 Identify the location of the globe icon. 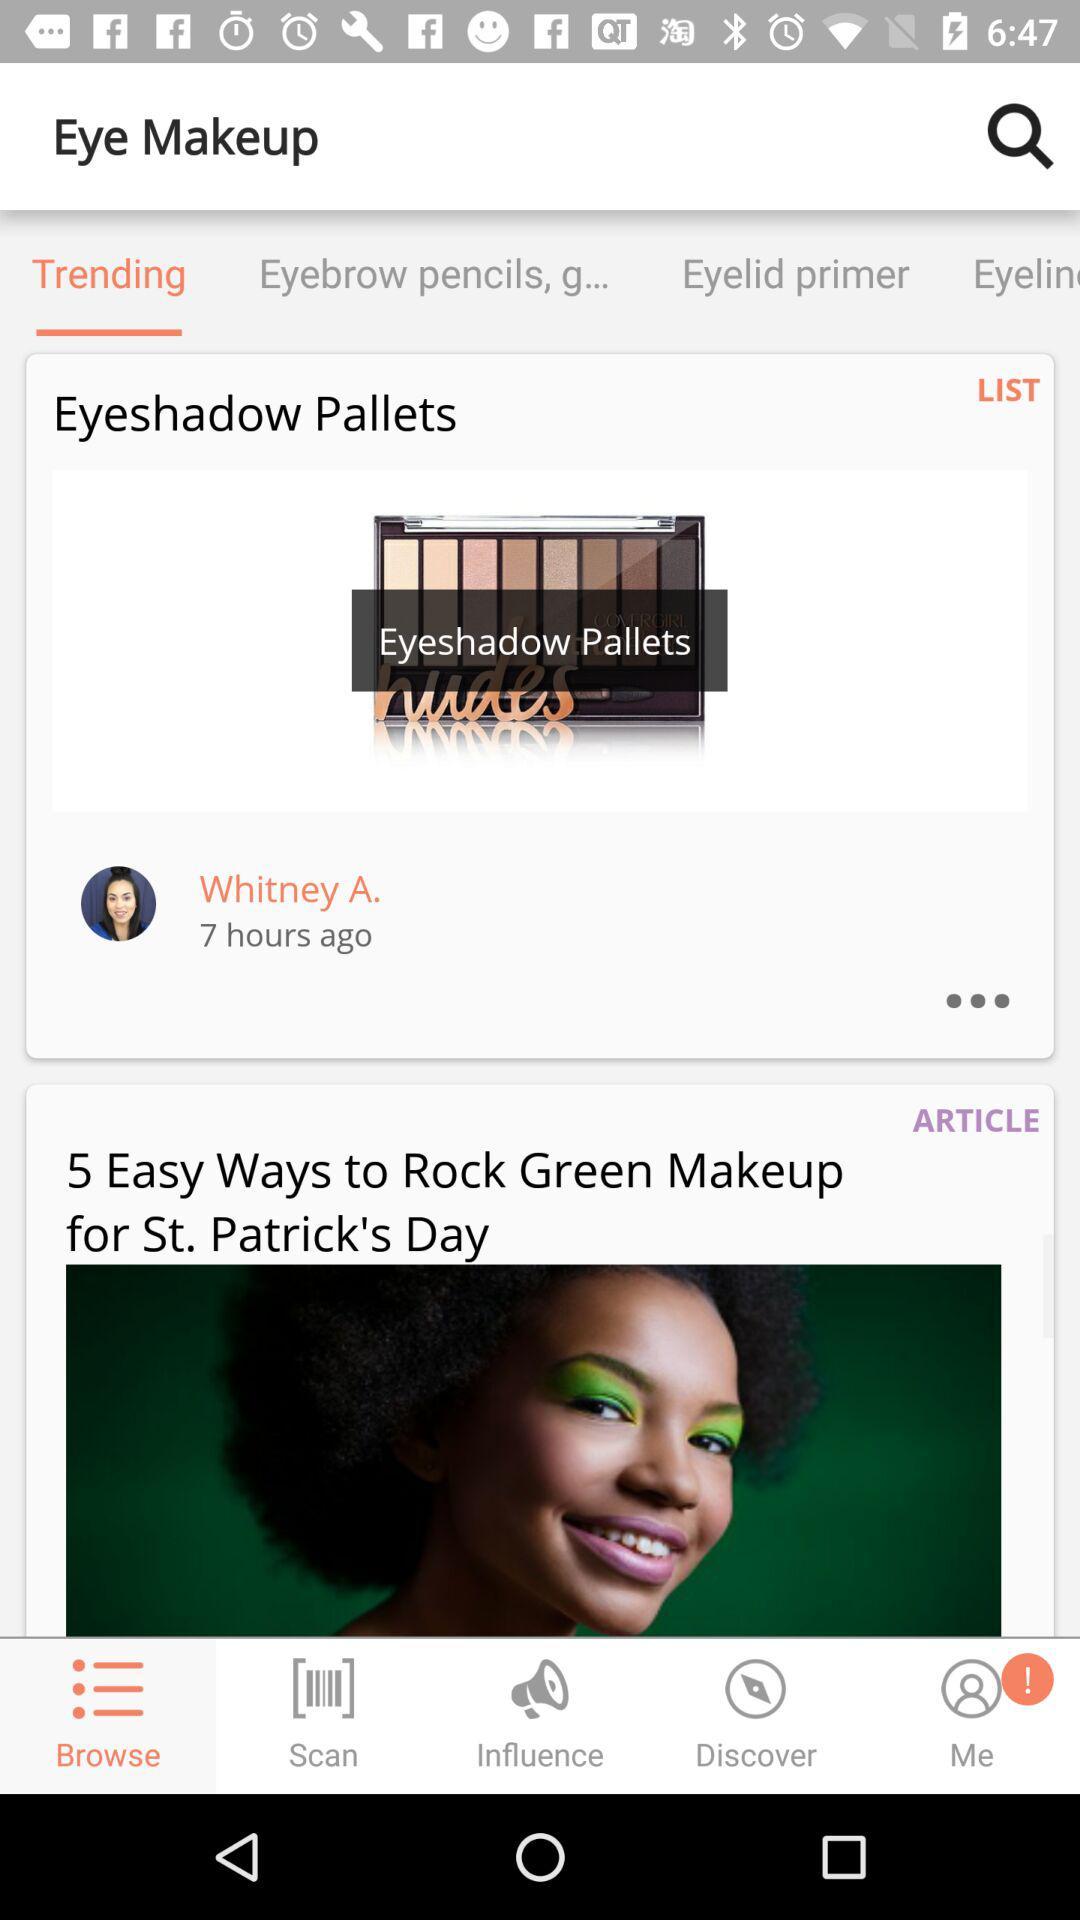
(540, 1715).